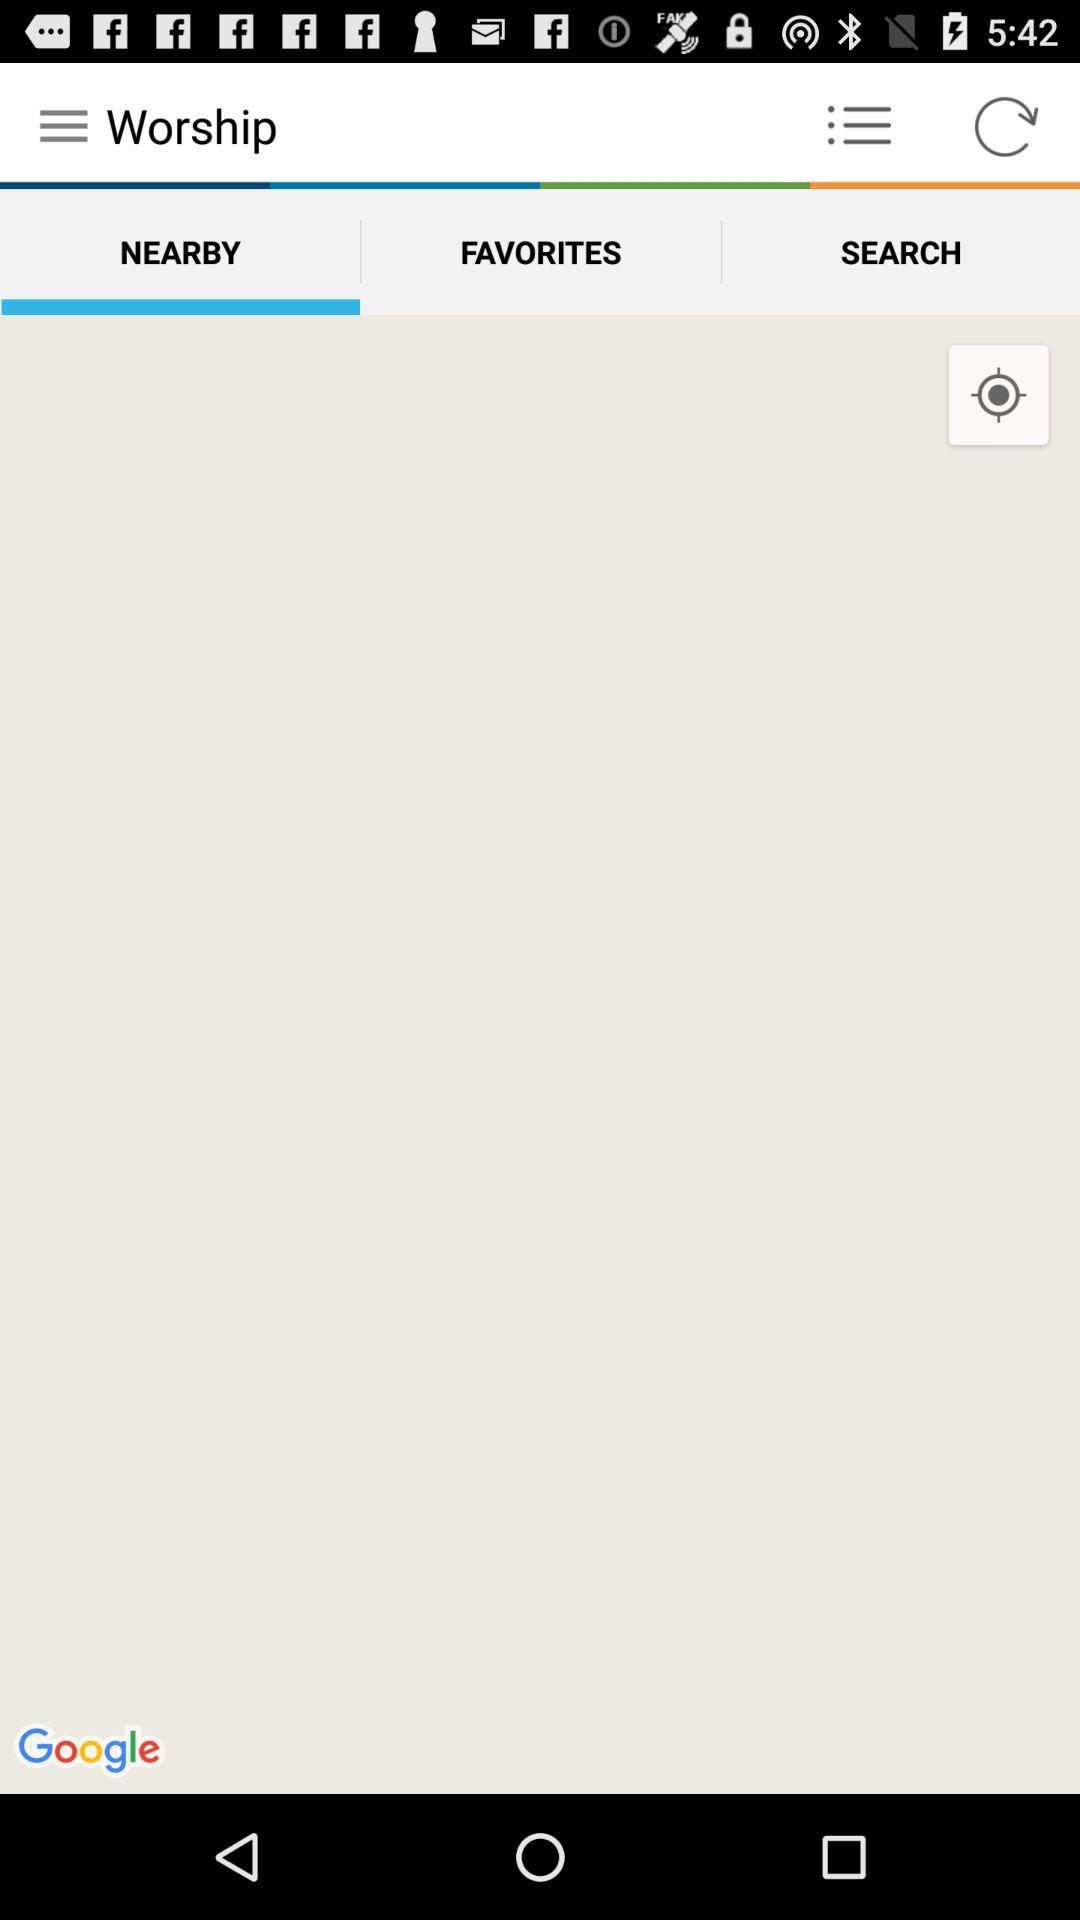  What do you see at coordinates (998, 423) in the screenshot?
I see `the location_crosshair icon` at bounding box center [998, 423].